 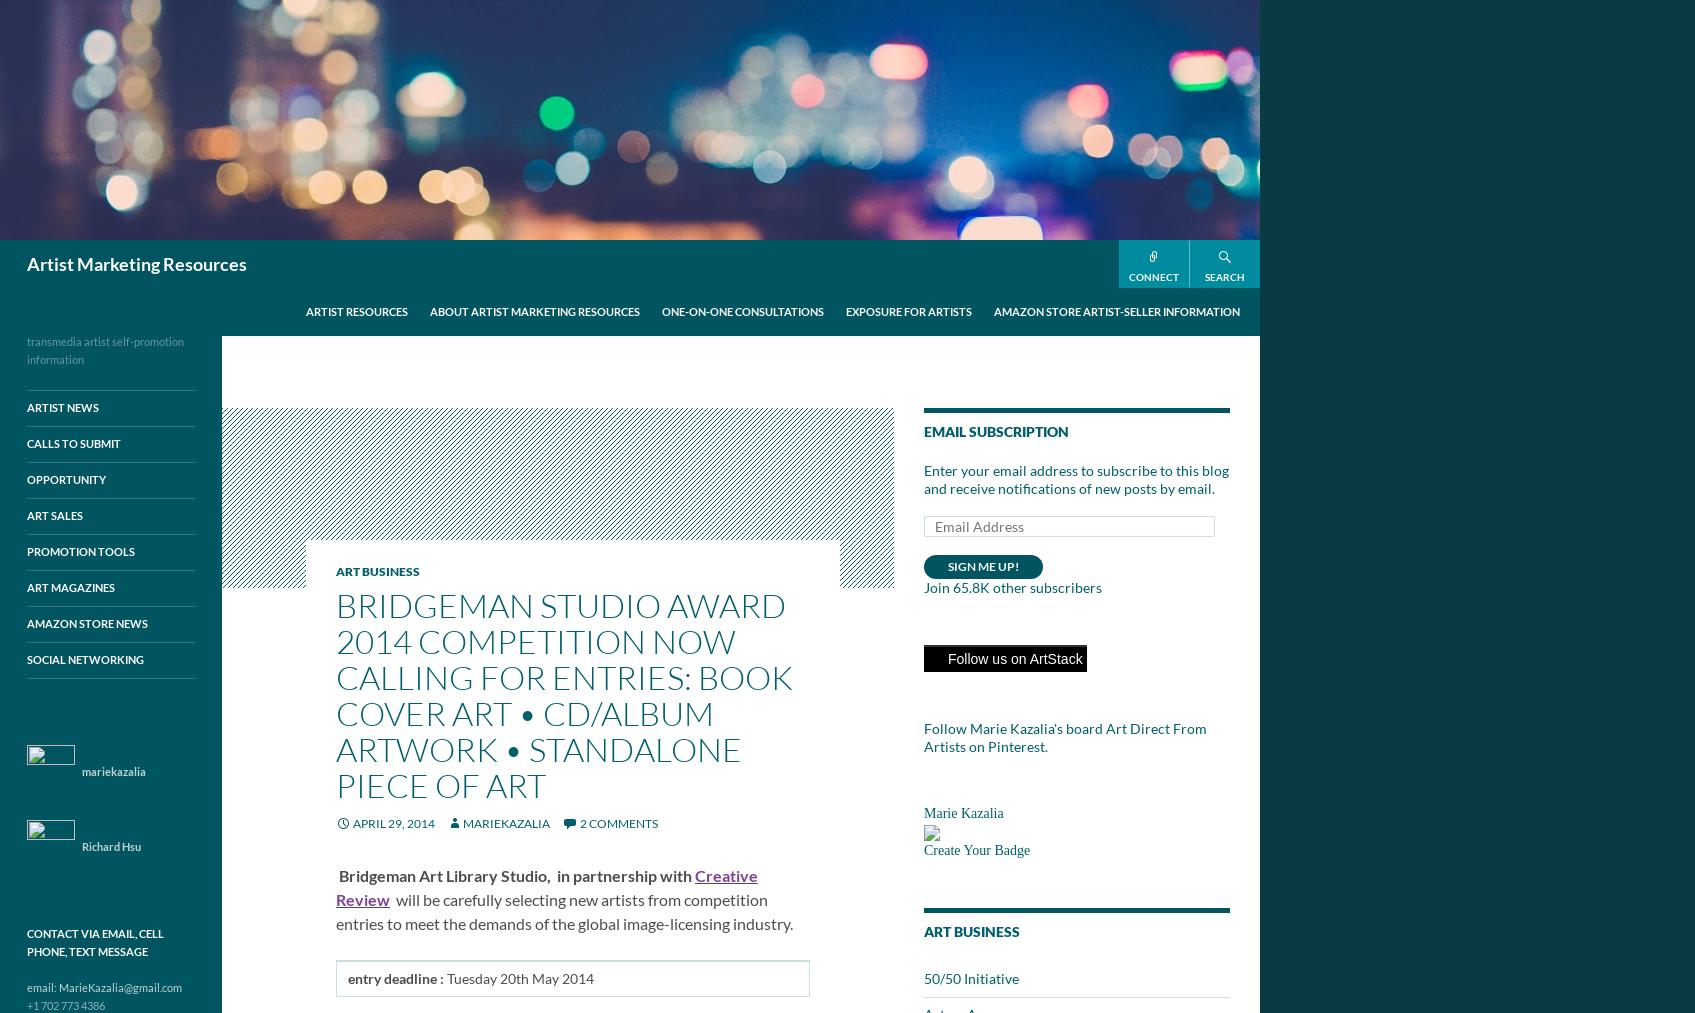 What do you see at coordinates (976, 849) in the screenshot?
I see `'Create Your Badge'` at bounding box center [976, 849].